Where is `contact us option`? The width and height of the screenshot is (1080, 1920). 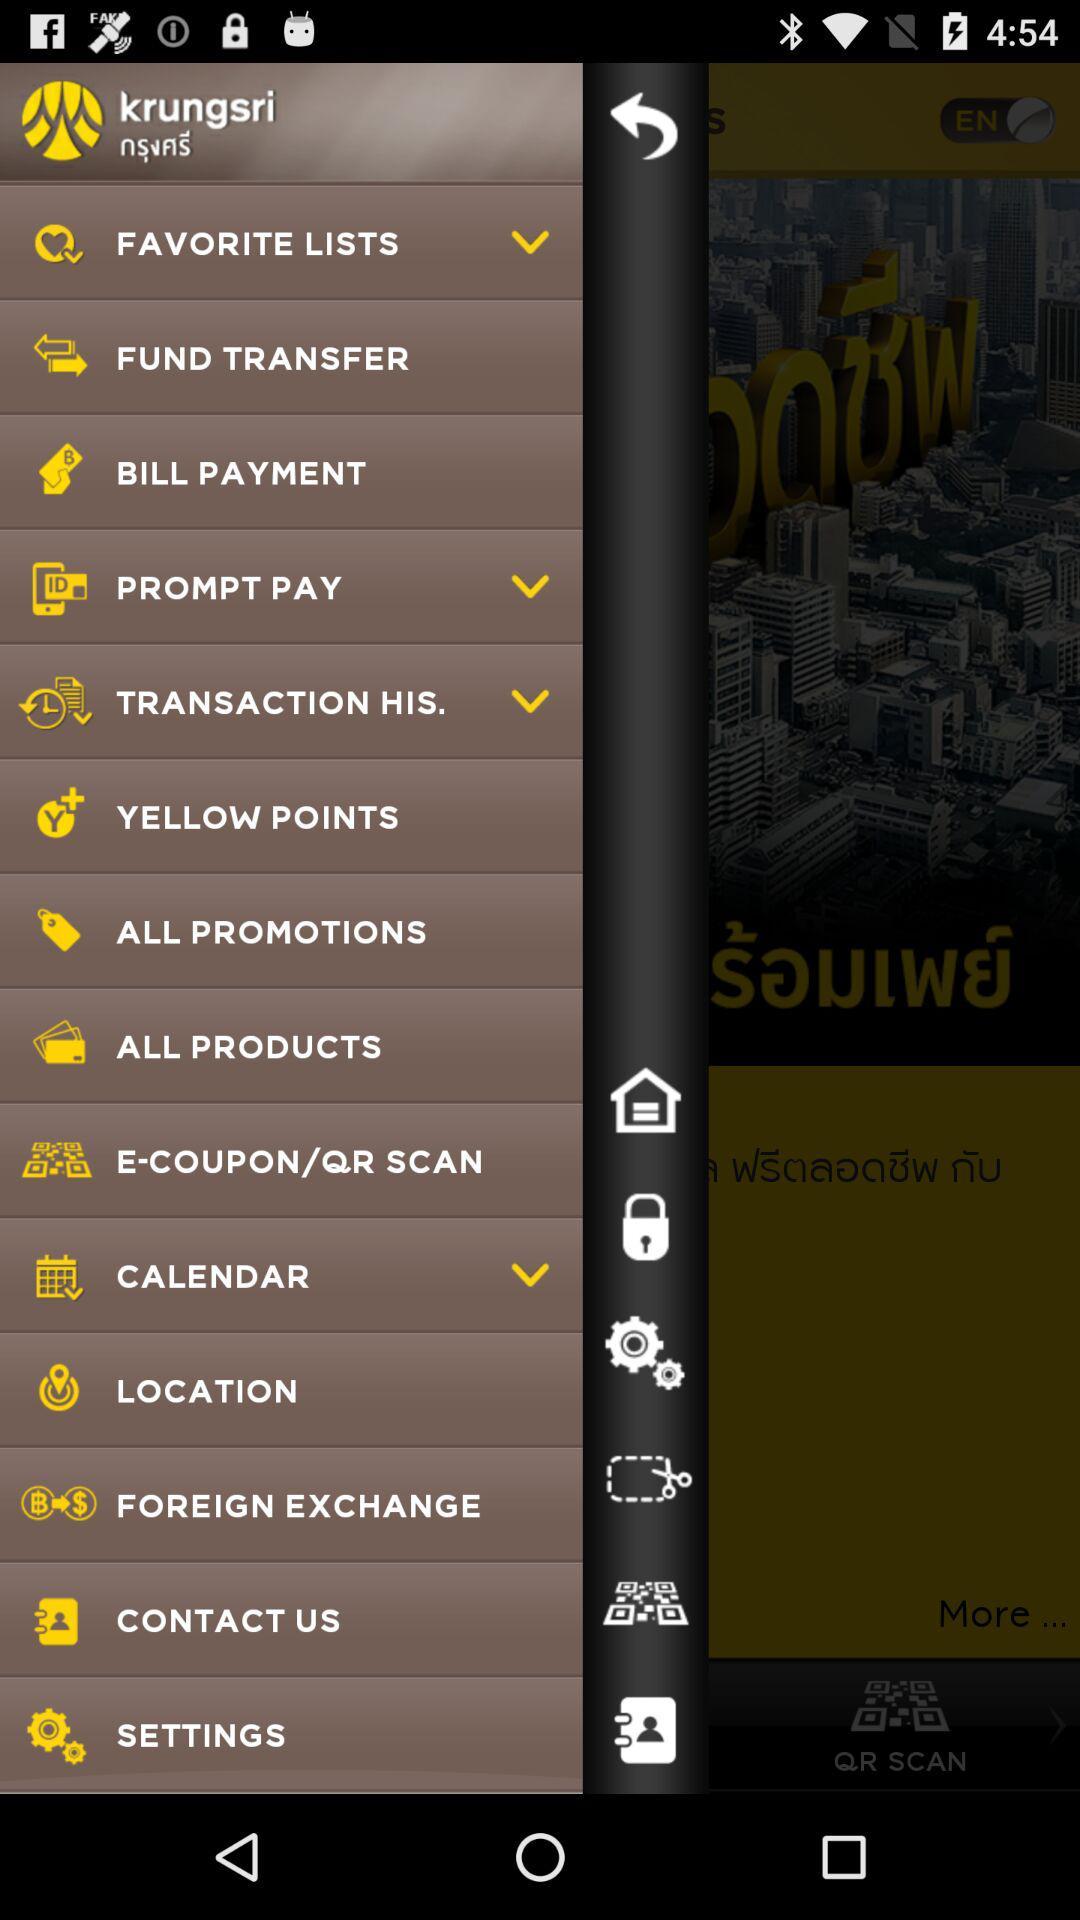 contact us option is located at coordinates (645, 1730).